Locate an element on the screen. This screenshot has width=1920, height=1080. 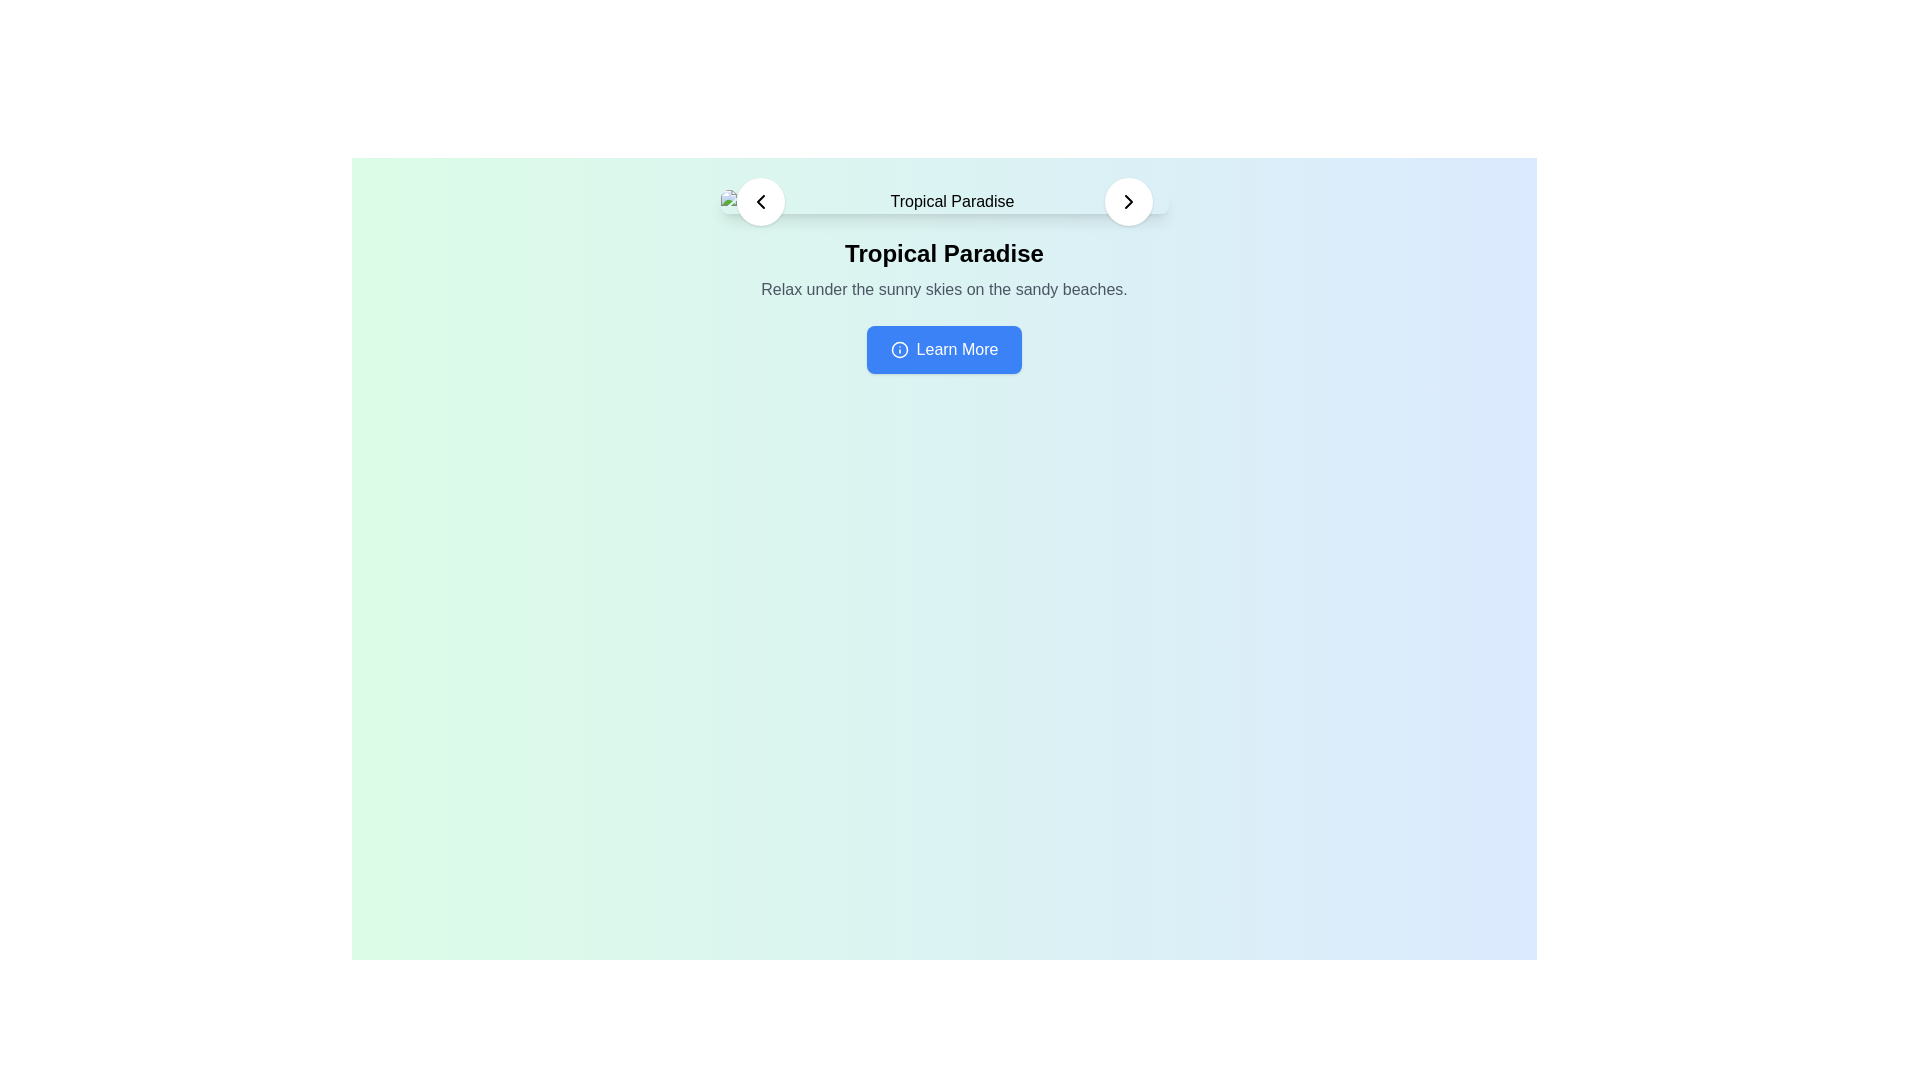
the small triangular arrowhead facing left, which is part of the chevron-left arrow icon located on the top-left of the interface, next to the text 'Tropical Paradise' is located at coordinates (759, 201).